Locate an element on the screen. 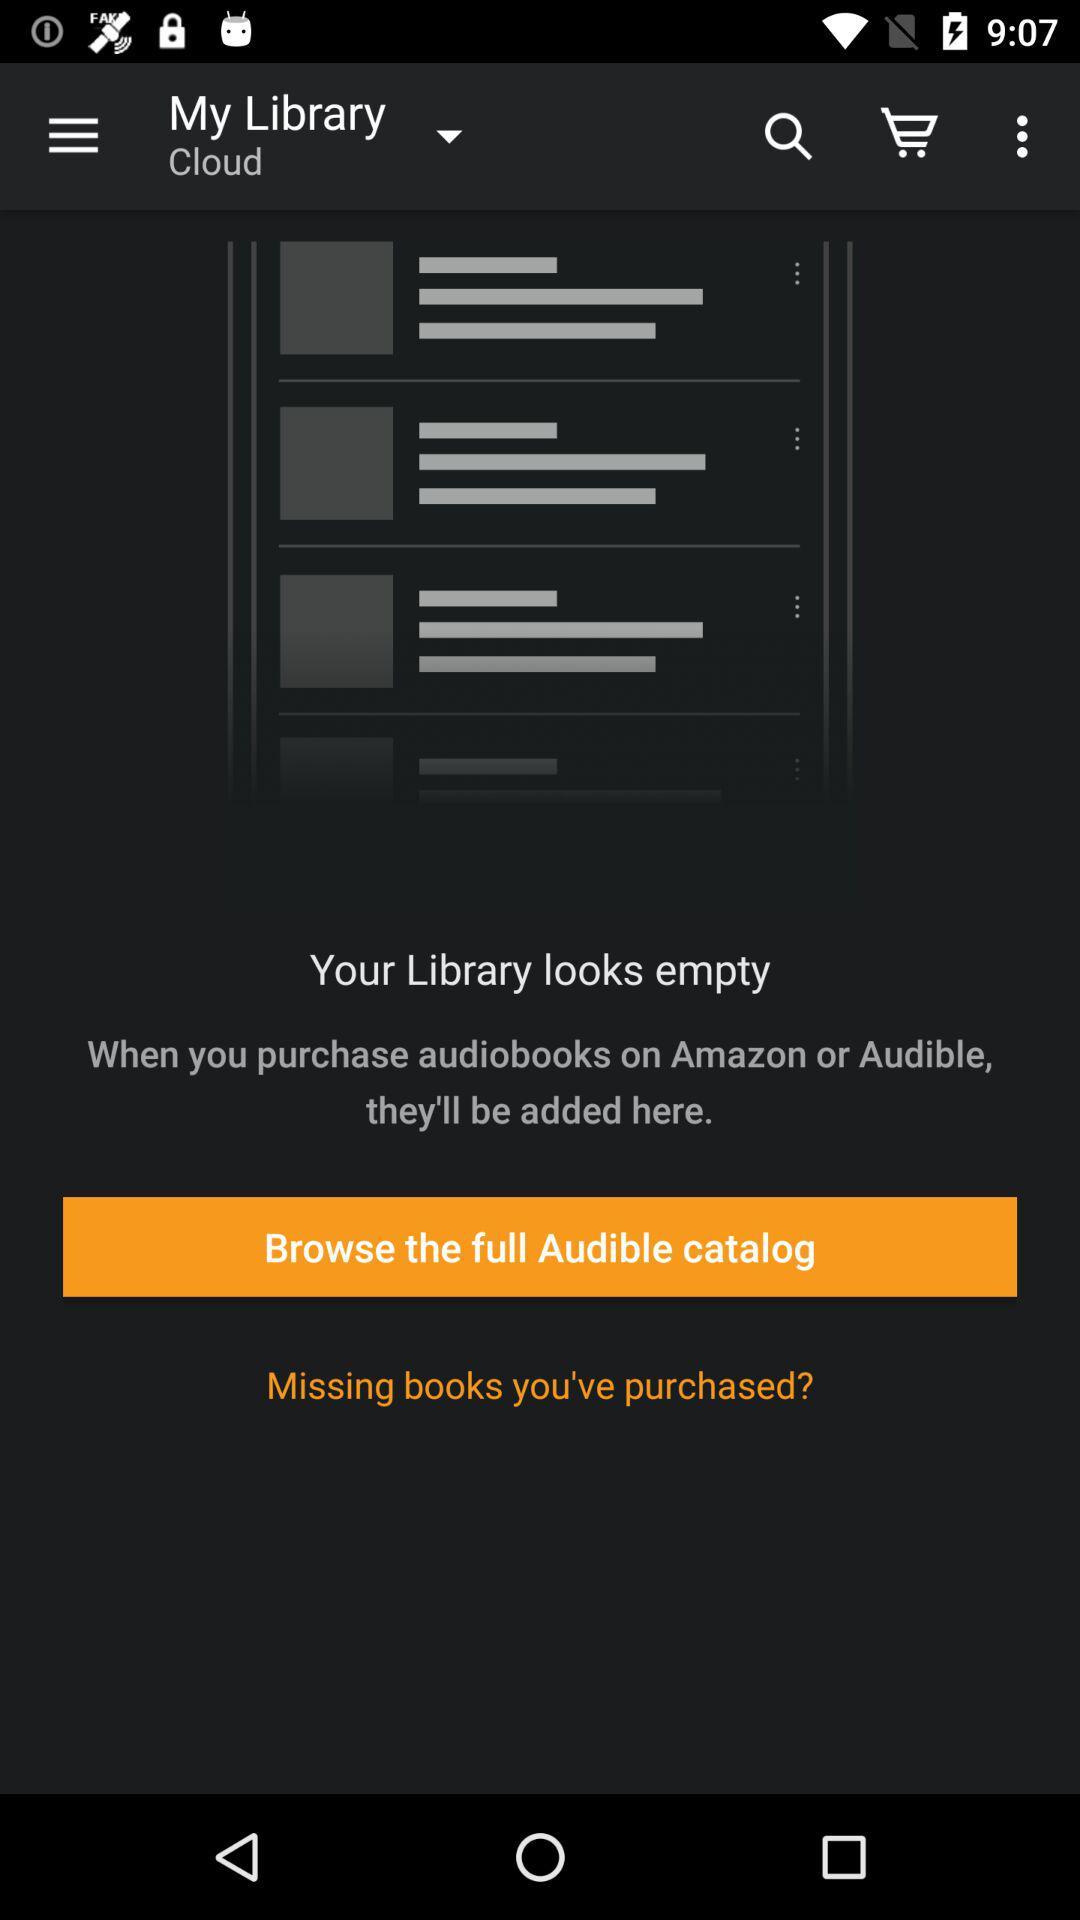 The width and height of the screenshot is (1080, 1920). missing books you is located at coordinates (540, 1383).